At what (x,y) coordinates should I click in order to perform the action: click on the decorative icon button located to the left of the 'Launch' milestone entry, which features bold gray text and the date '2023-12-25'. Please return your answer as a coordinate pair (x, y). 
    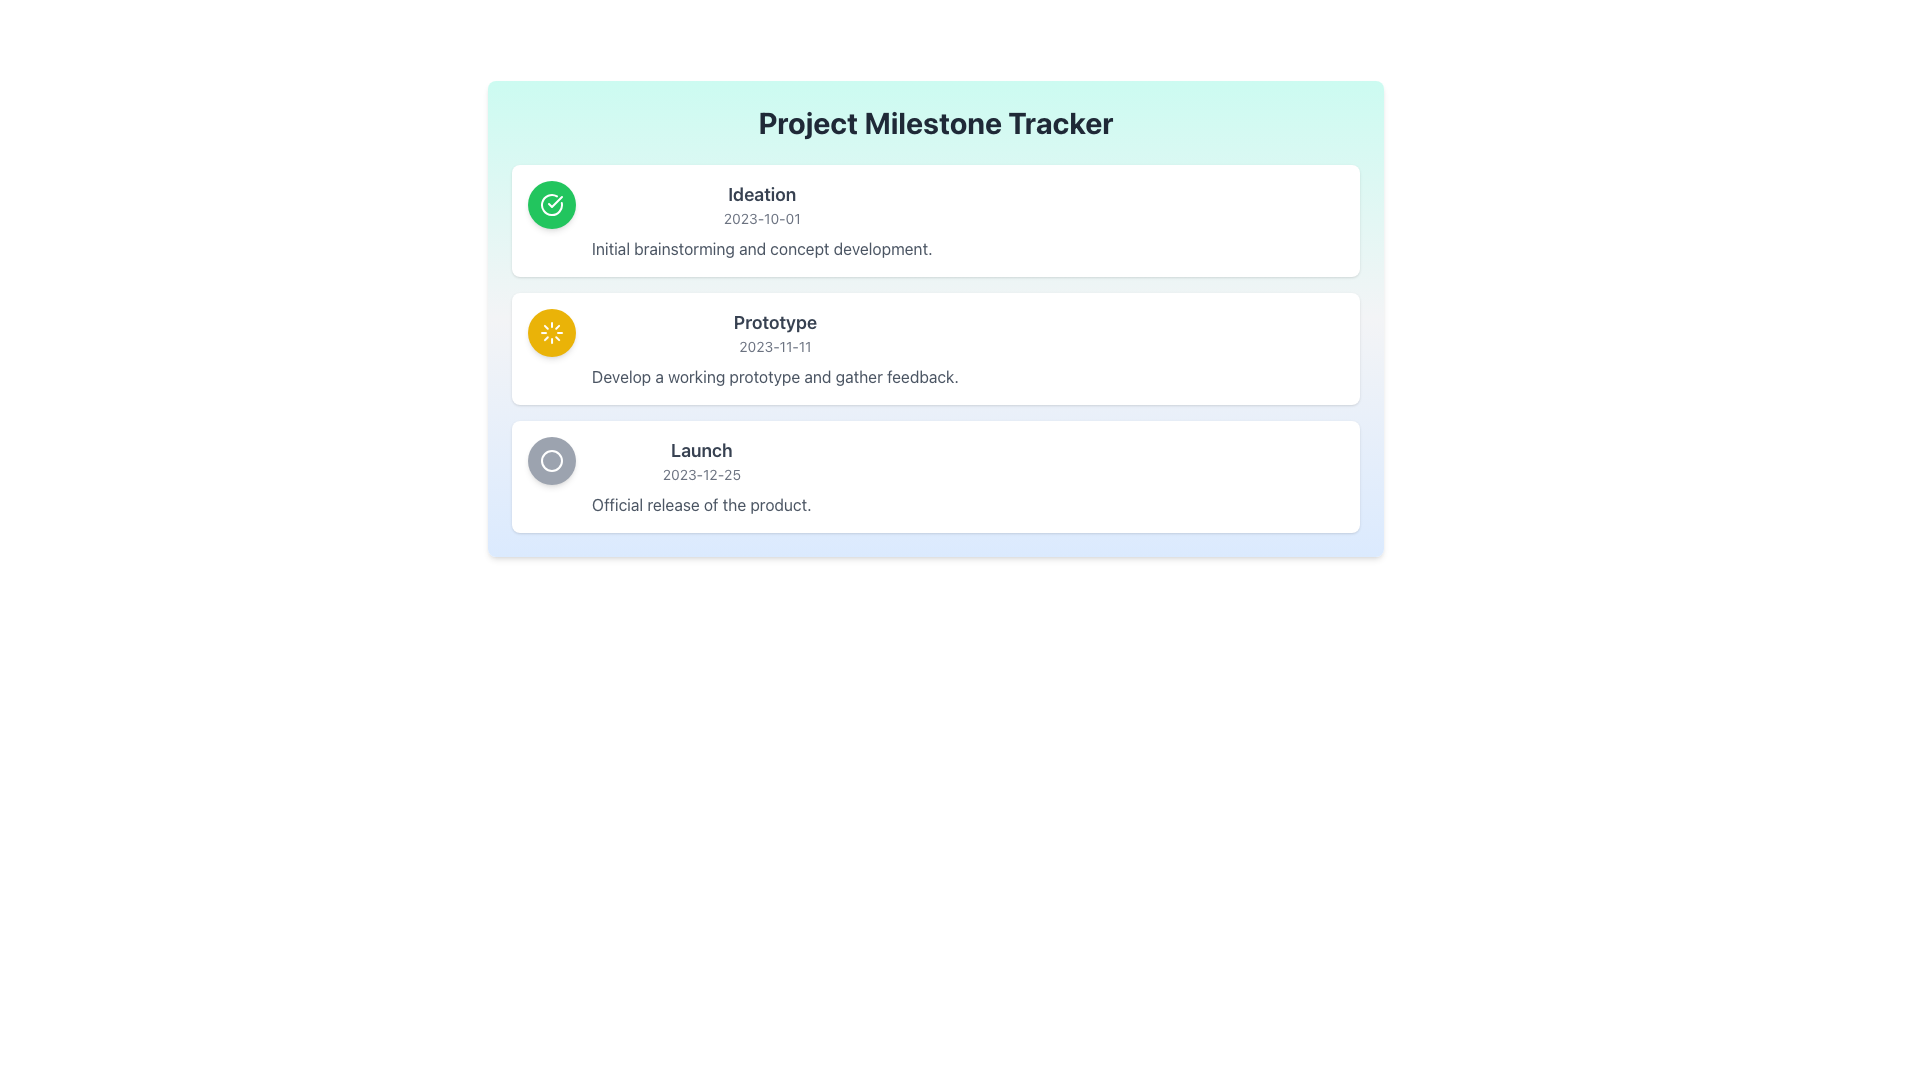
    Looking at the image, I should click on (552, 461).